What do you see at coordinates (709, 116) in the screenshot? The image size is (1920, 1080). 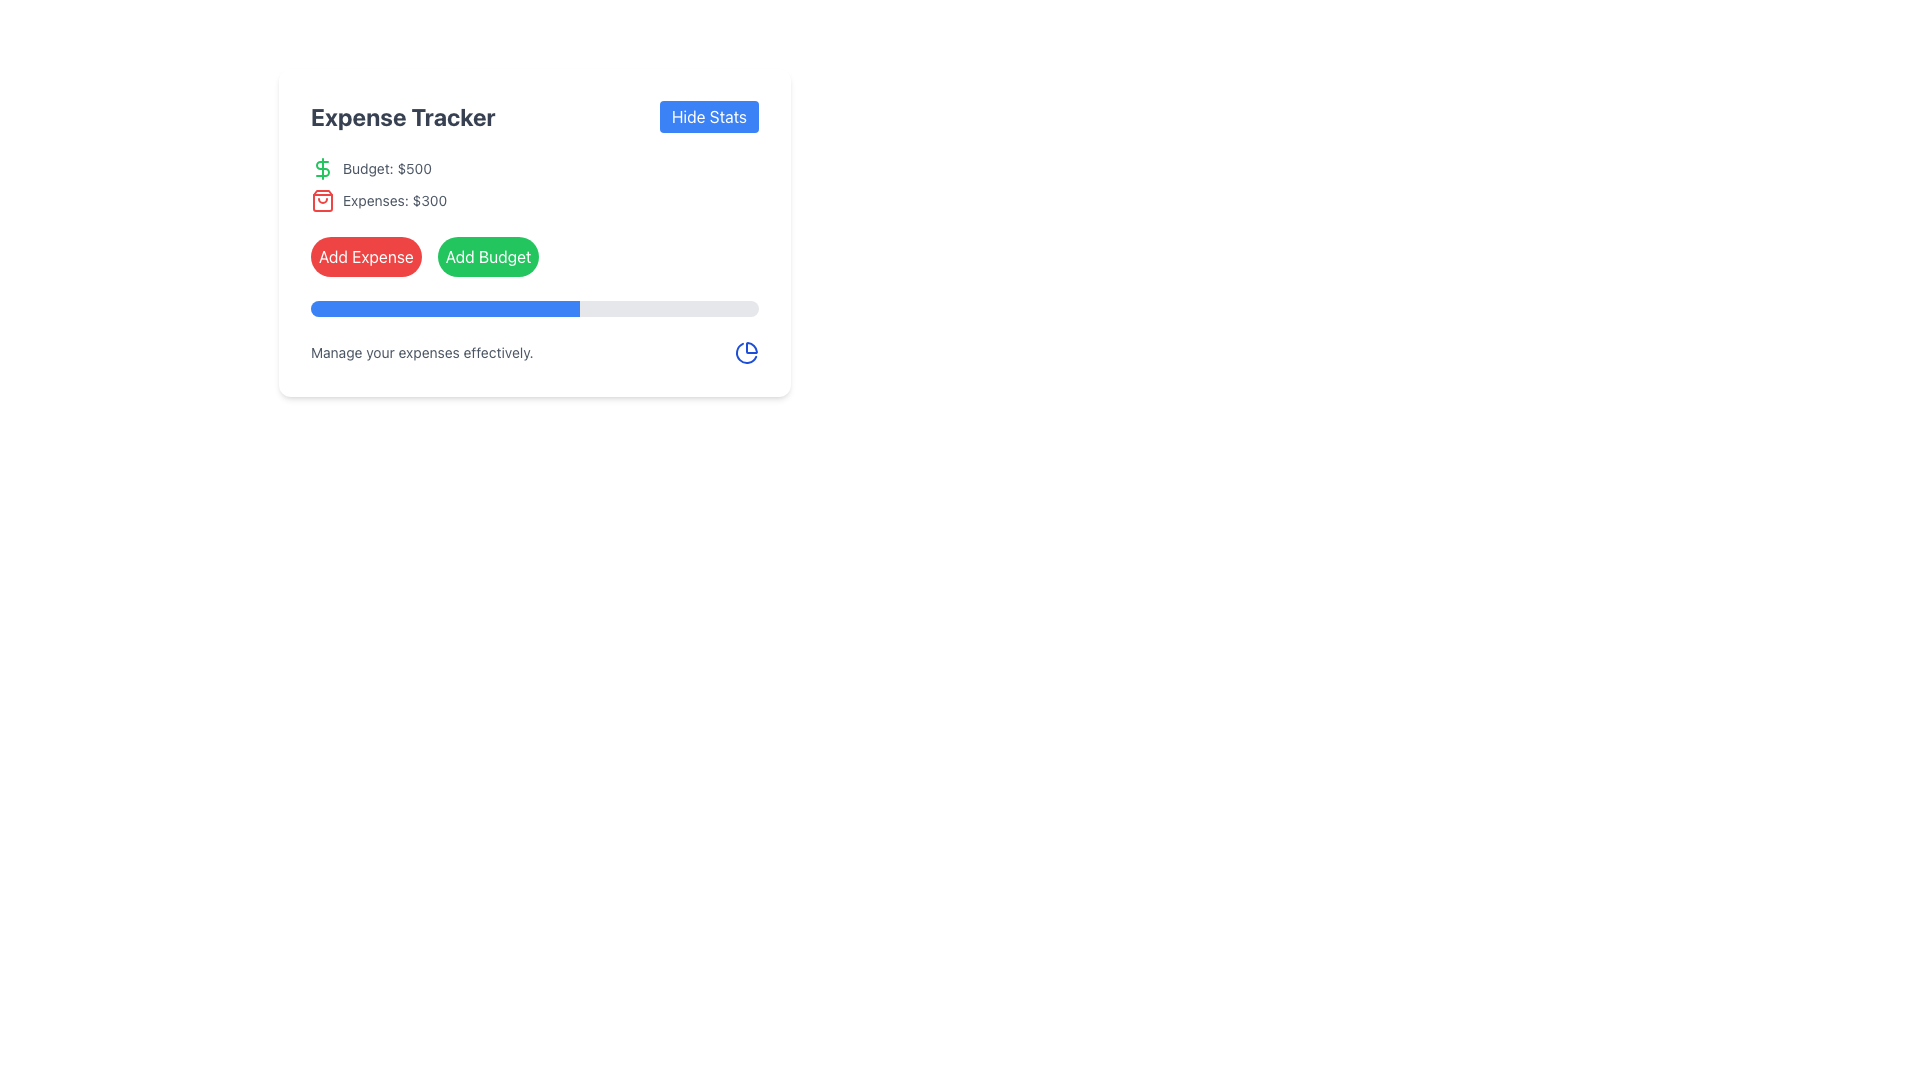 I see `the blue button with rounded corners labeled 'Hide Stats'` at bounding box center [709, 116].